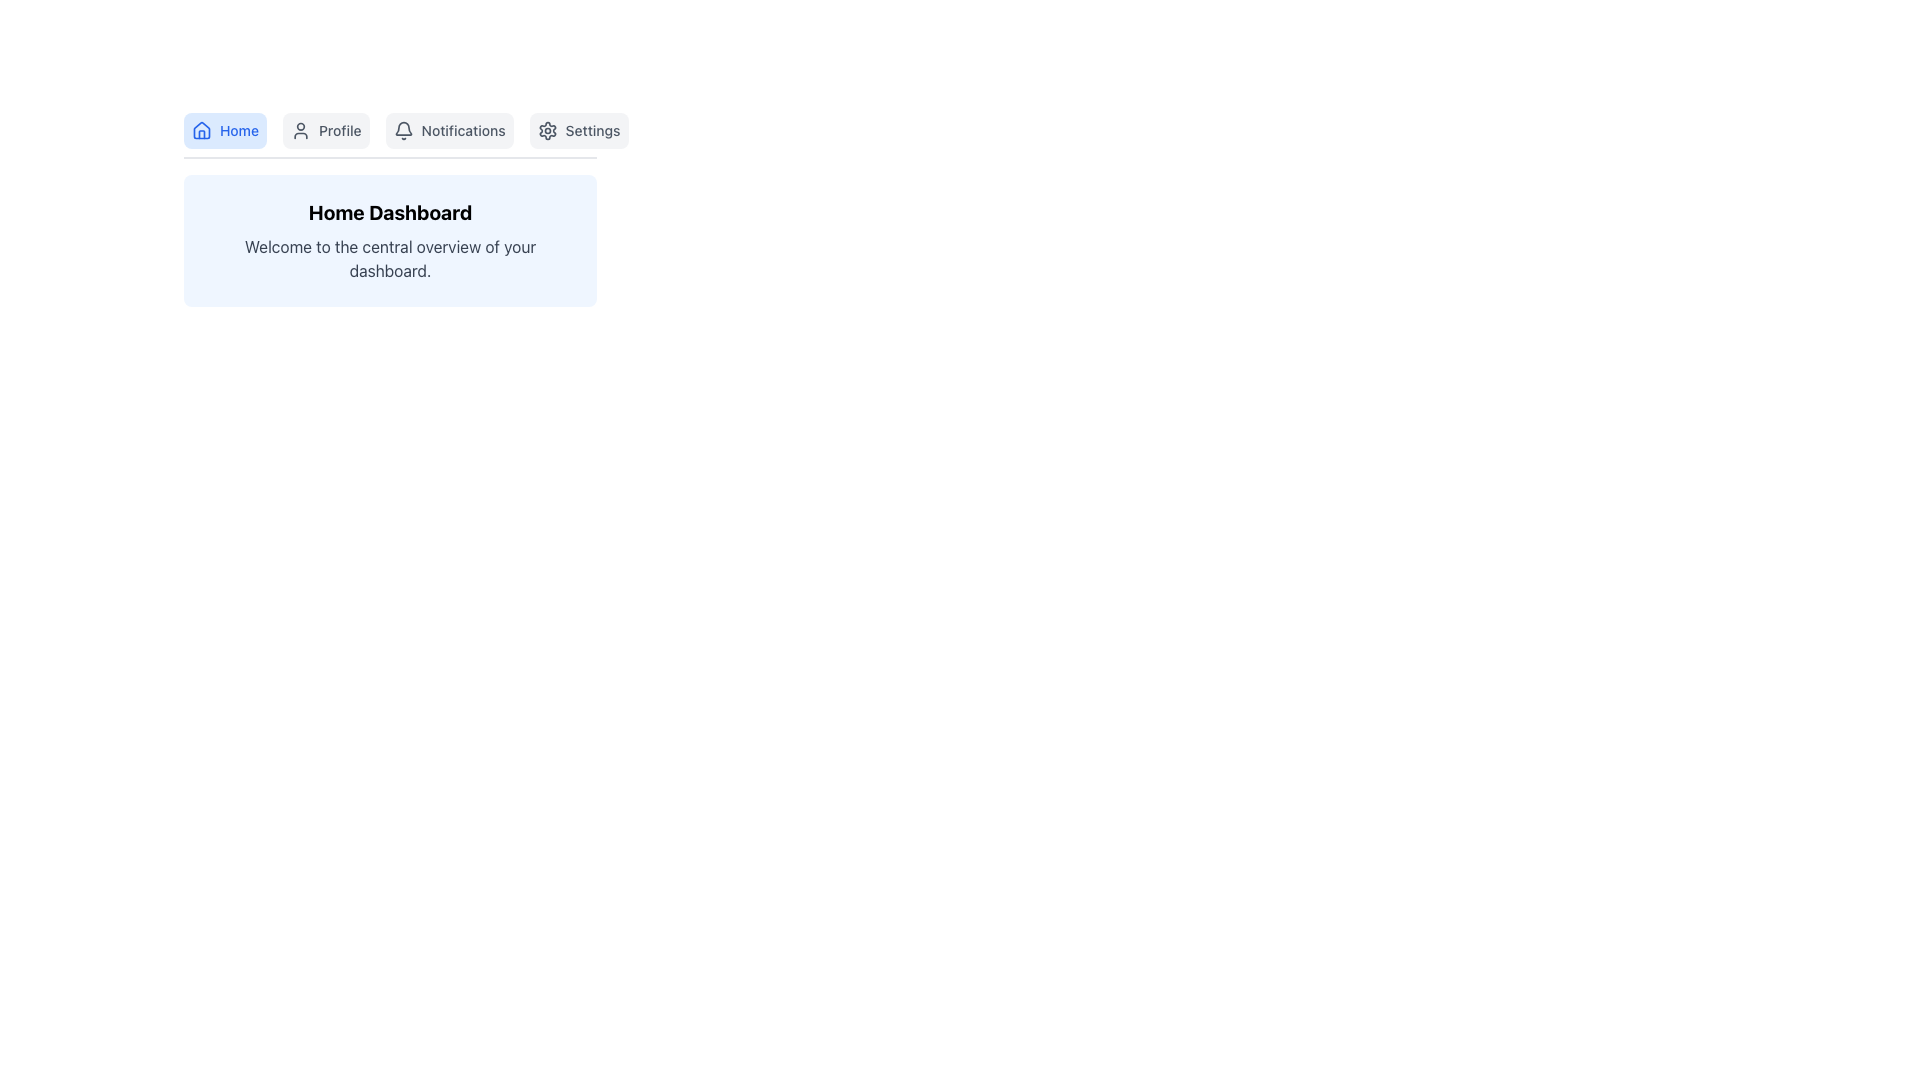 Image resolution: width=1920 pixels, height=1080 pixels. I want to click on the house icon in the navigation bar, which features a minimalistic outline of a house with a triangular roof and supporting walls, specifically the button labeled 'Home', so click(201, 130).